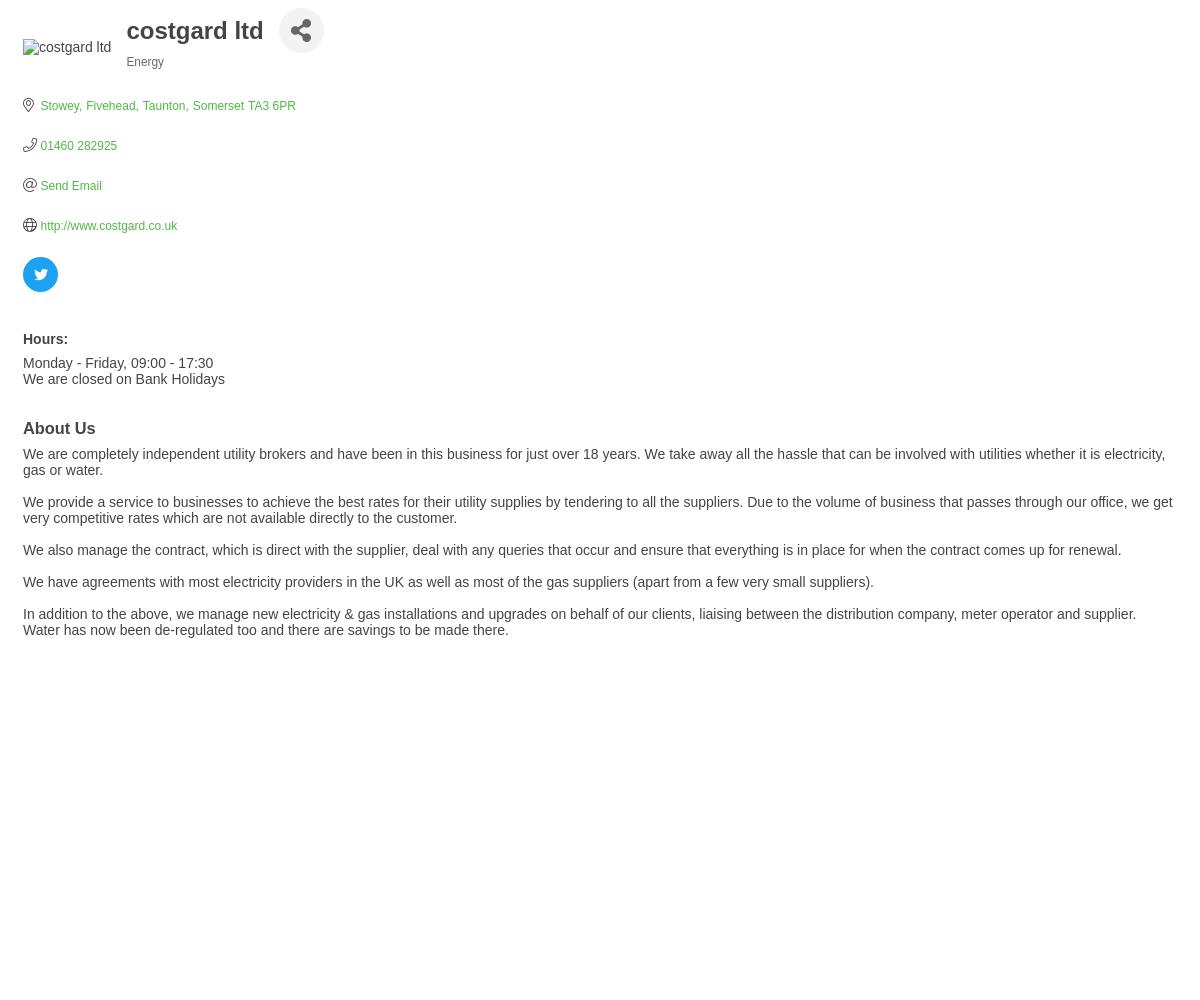  What do you see at coordinates (144, 62) in the screenshot?
I see `'Energy'` at bounding box center [144, 62].